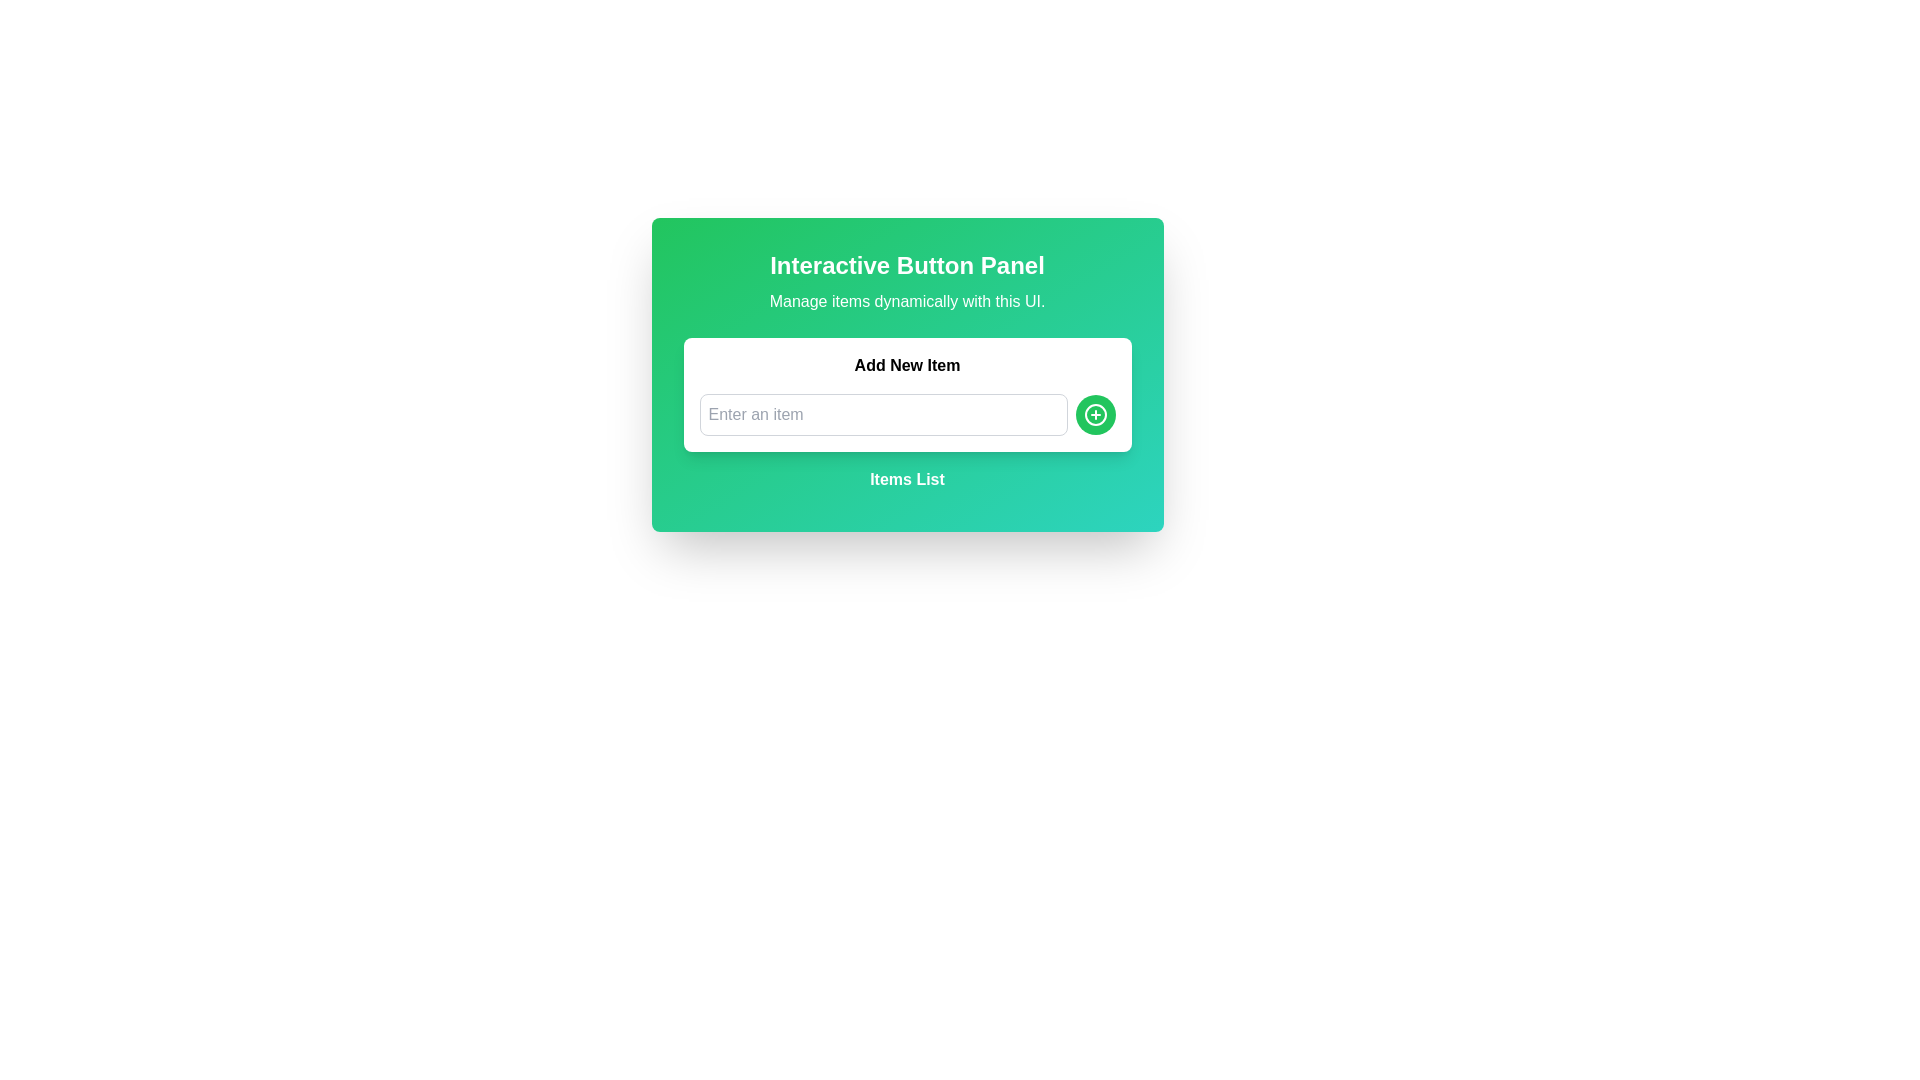 The width and height of the screenshot is (1920, 1080). What do you see at coordinates (1094, 414) in the screenshot?
I see `the icon within the green circular button located to the right of the input field` at bounding box center [1094, 414].